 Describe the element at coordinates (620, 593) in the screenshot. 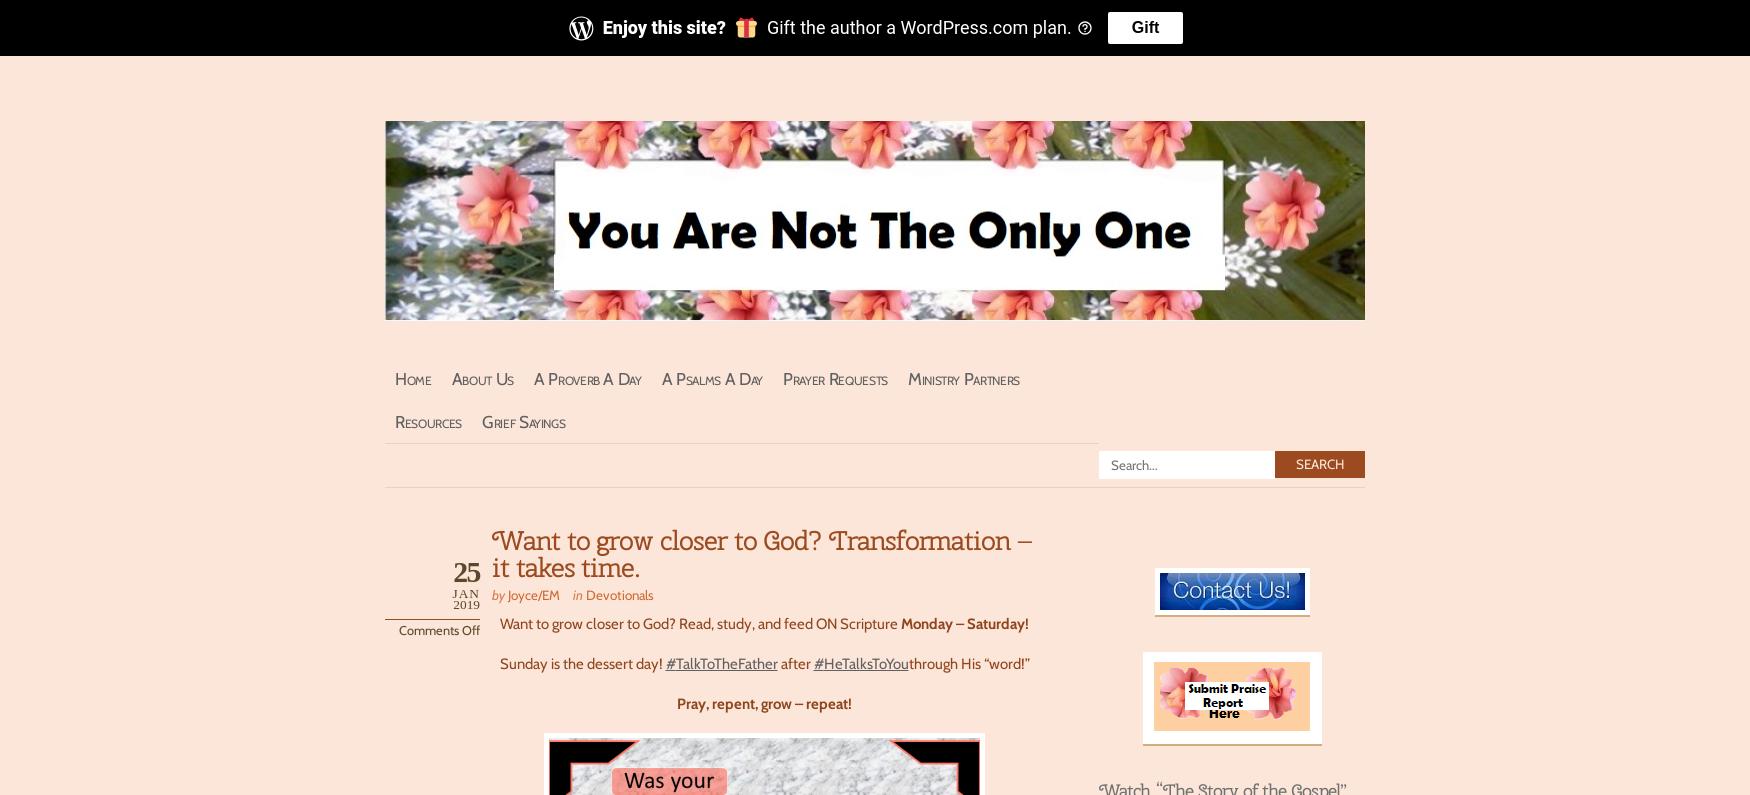

I see `'Devotionals'` at that location.